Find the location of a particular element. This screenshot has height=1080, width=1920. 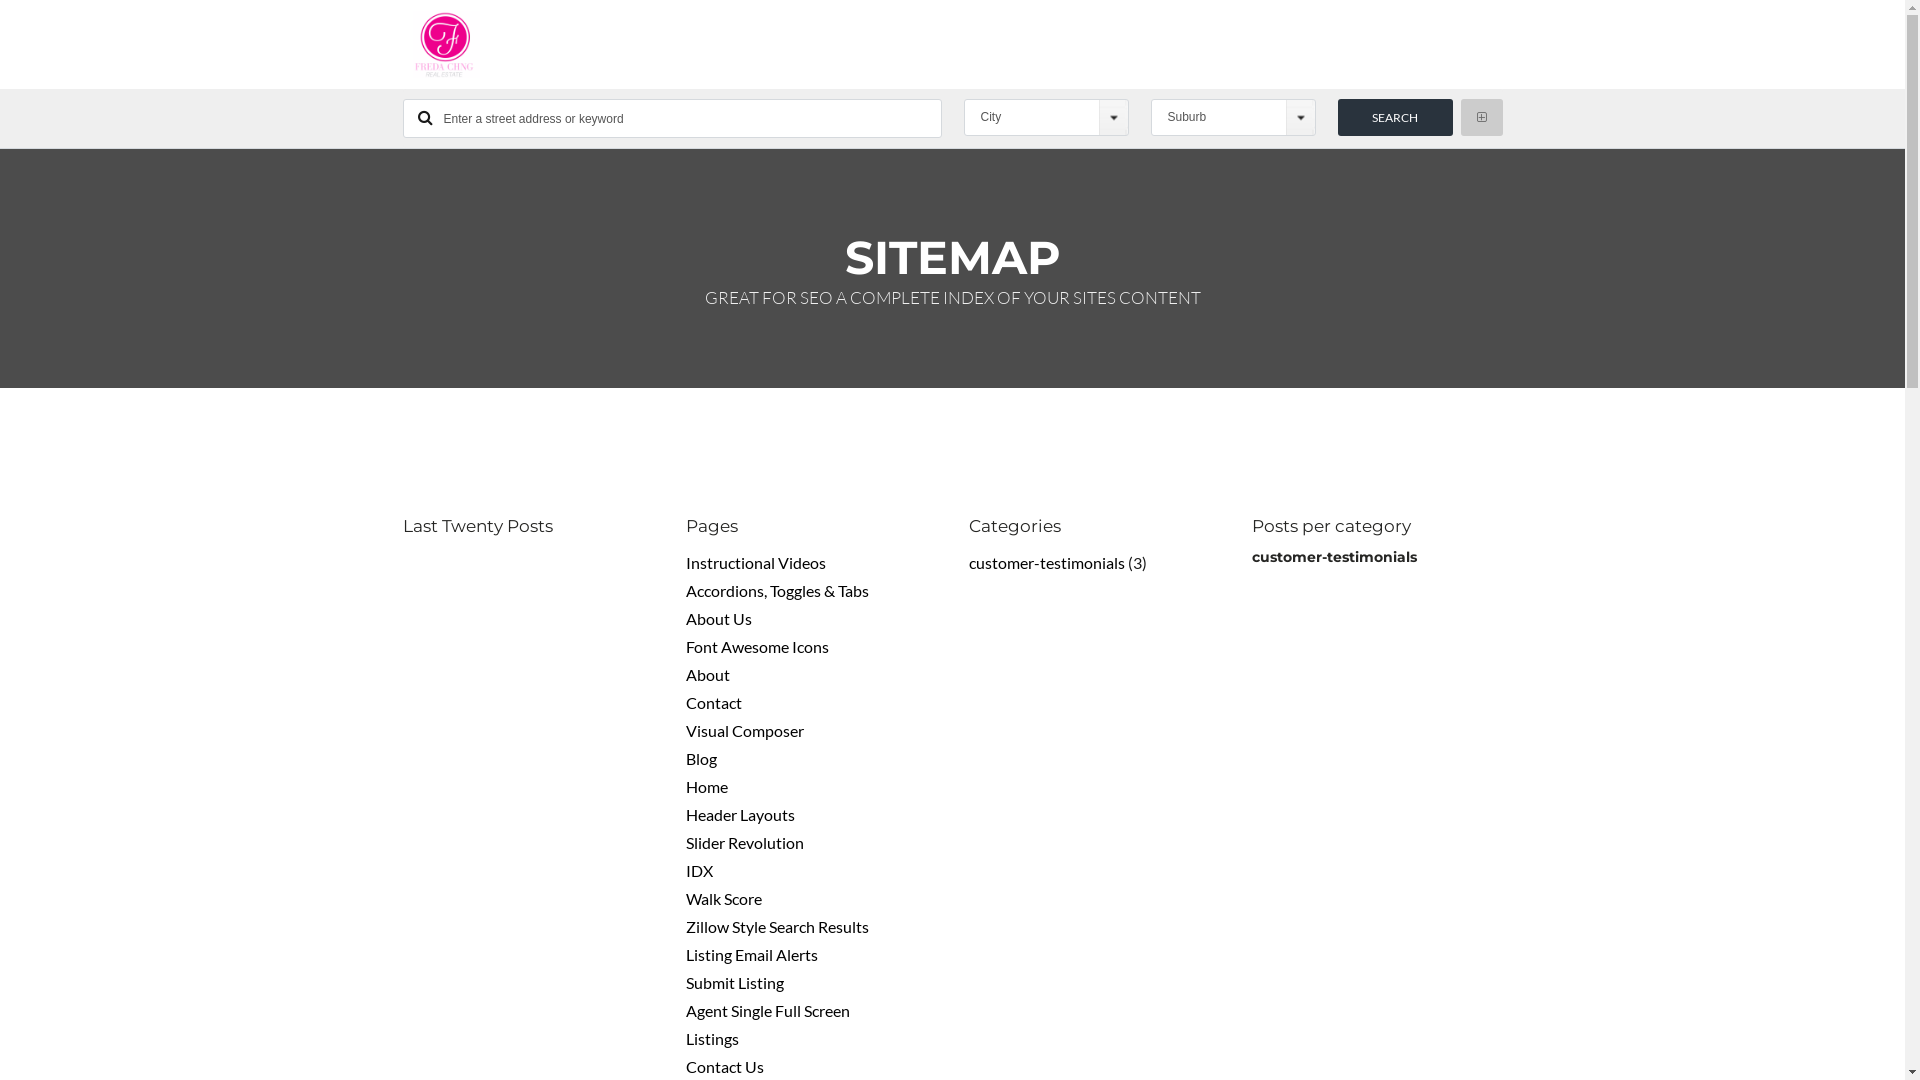

'customer-testimonials' is located at coordinates (1045, 562).